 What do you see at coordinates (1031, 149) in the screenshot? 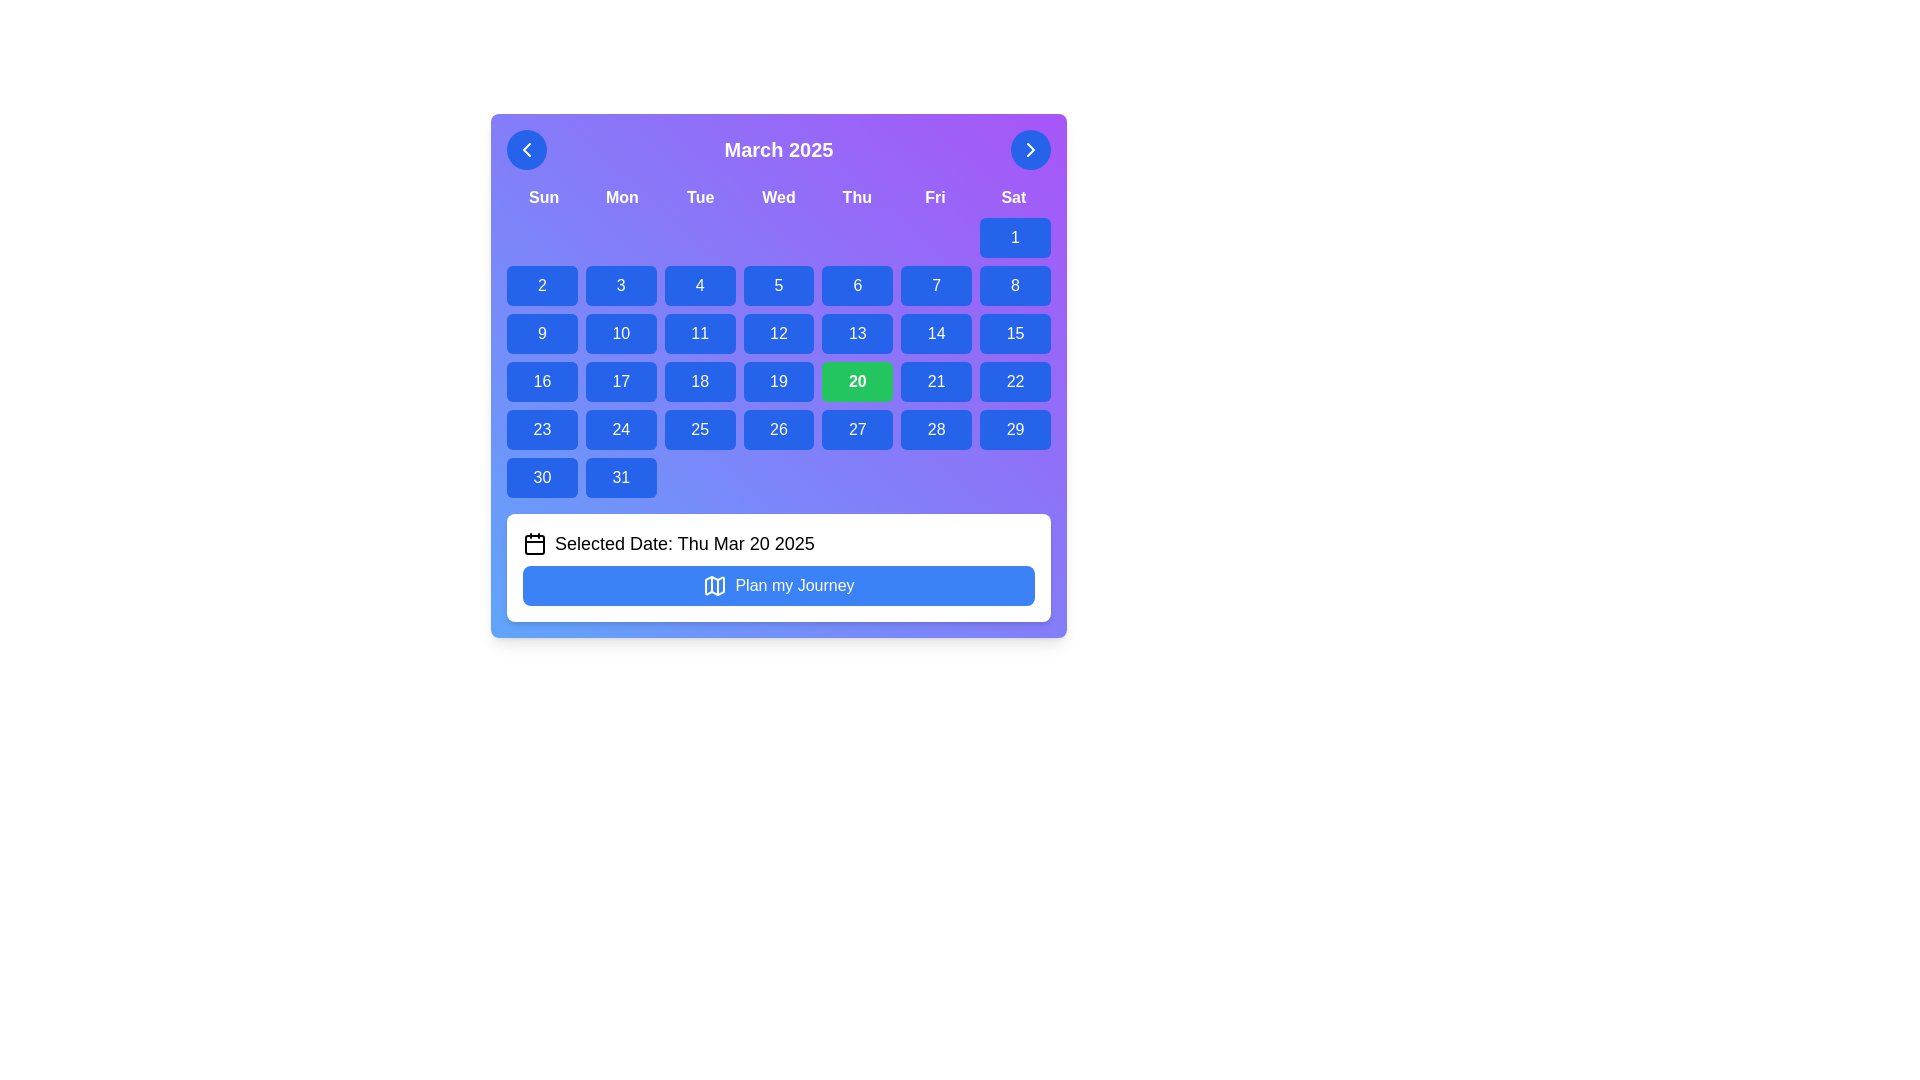
I see `the right-pointing chevron icon located at the top-right corner of the component interface` at bounding box center [1031, 149].